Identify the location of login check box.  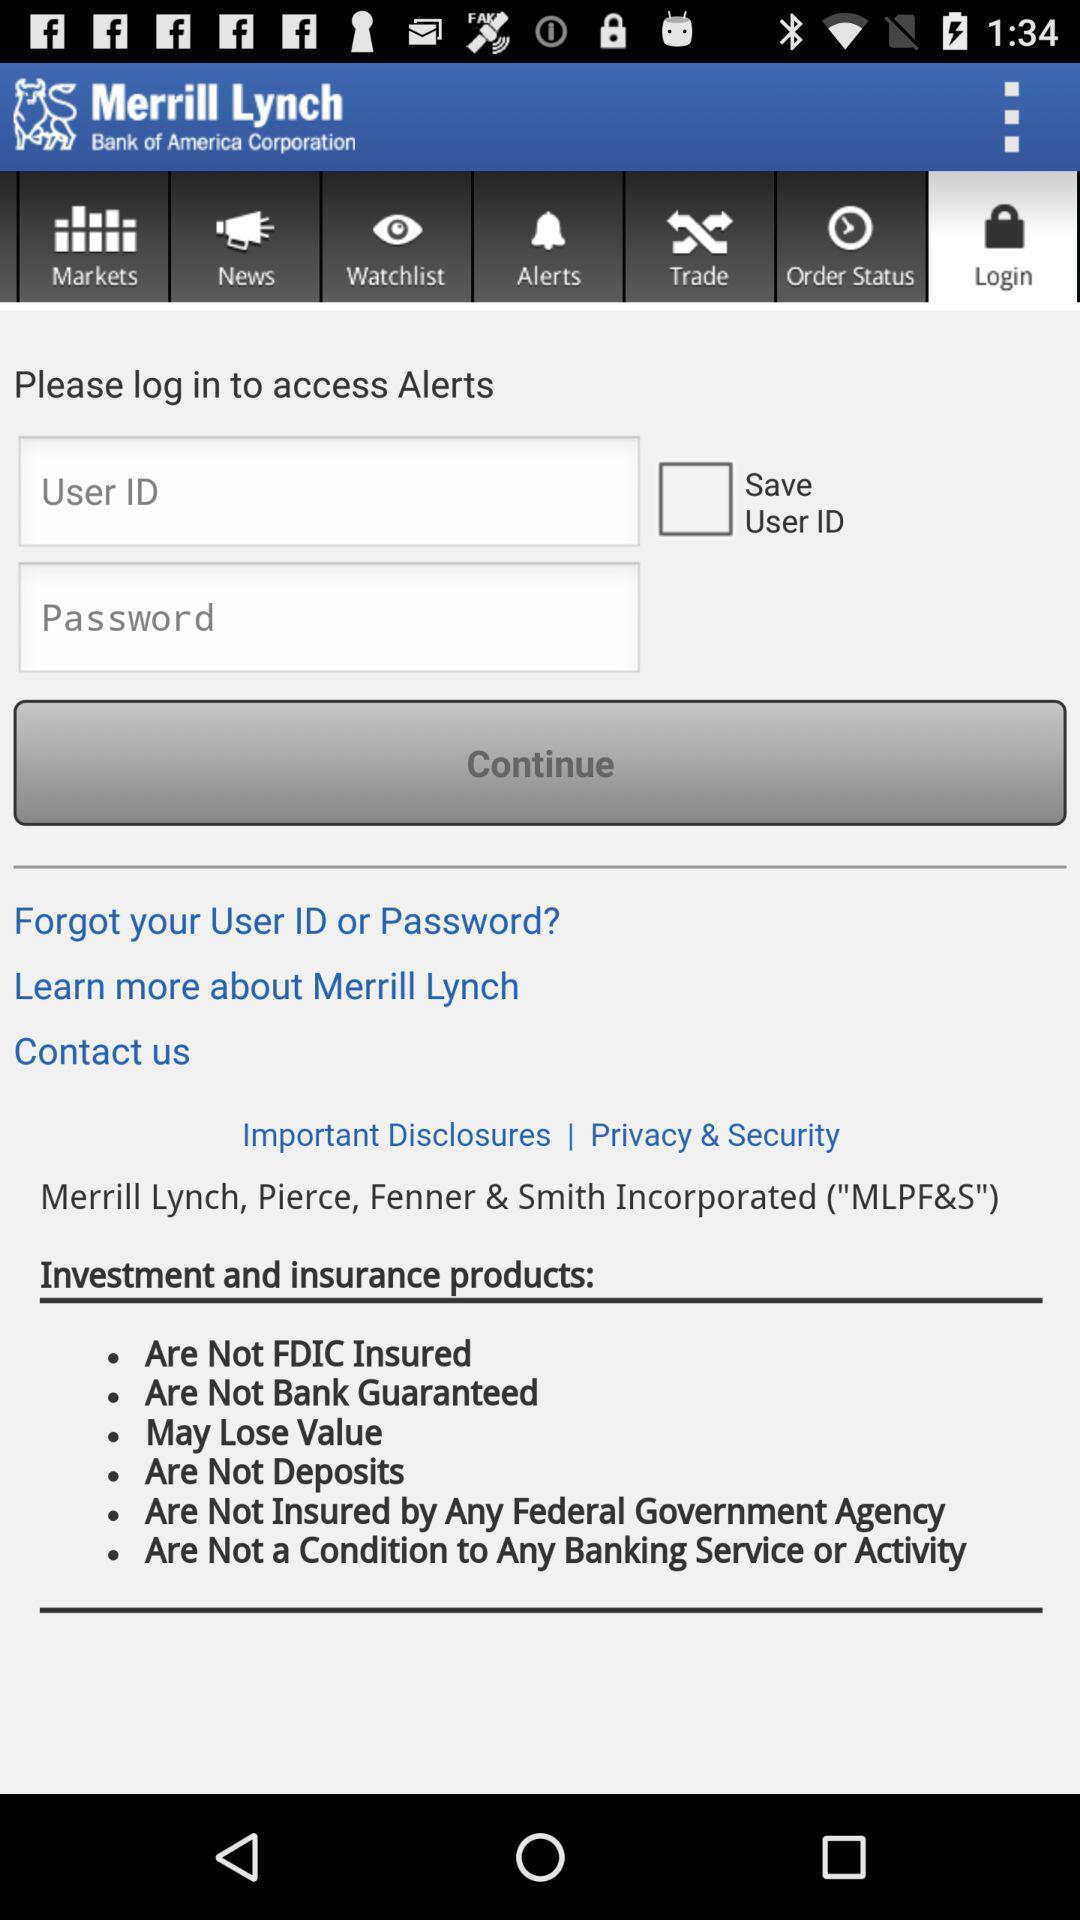
(693, 497).